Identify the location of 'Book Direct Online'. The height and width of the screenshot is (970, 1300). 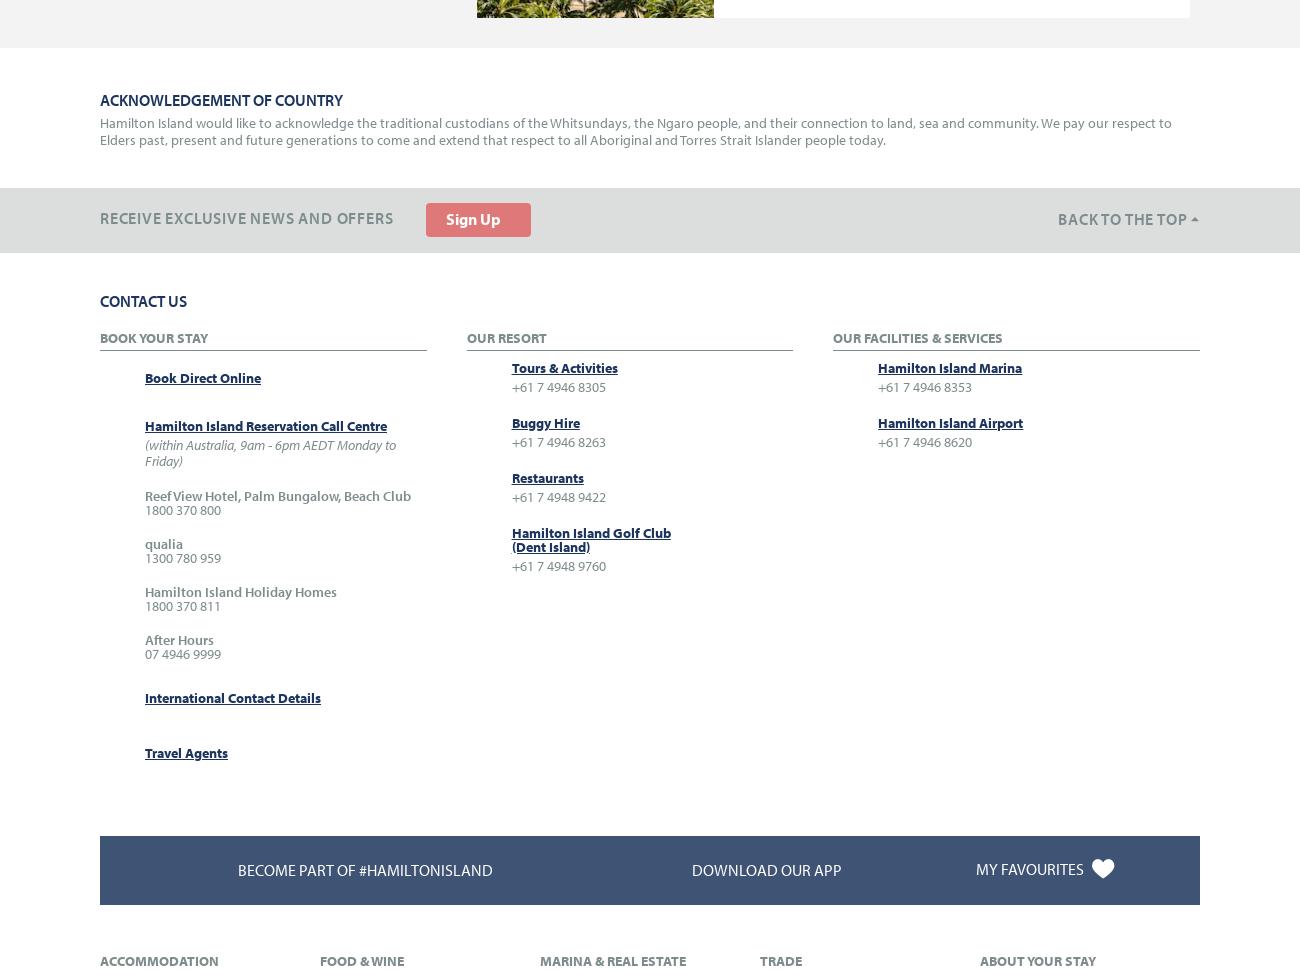
(203, 376).